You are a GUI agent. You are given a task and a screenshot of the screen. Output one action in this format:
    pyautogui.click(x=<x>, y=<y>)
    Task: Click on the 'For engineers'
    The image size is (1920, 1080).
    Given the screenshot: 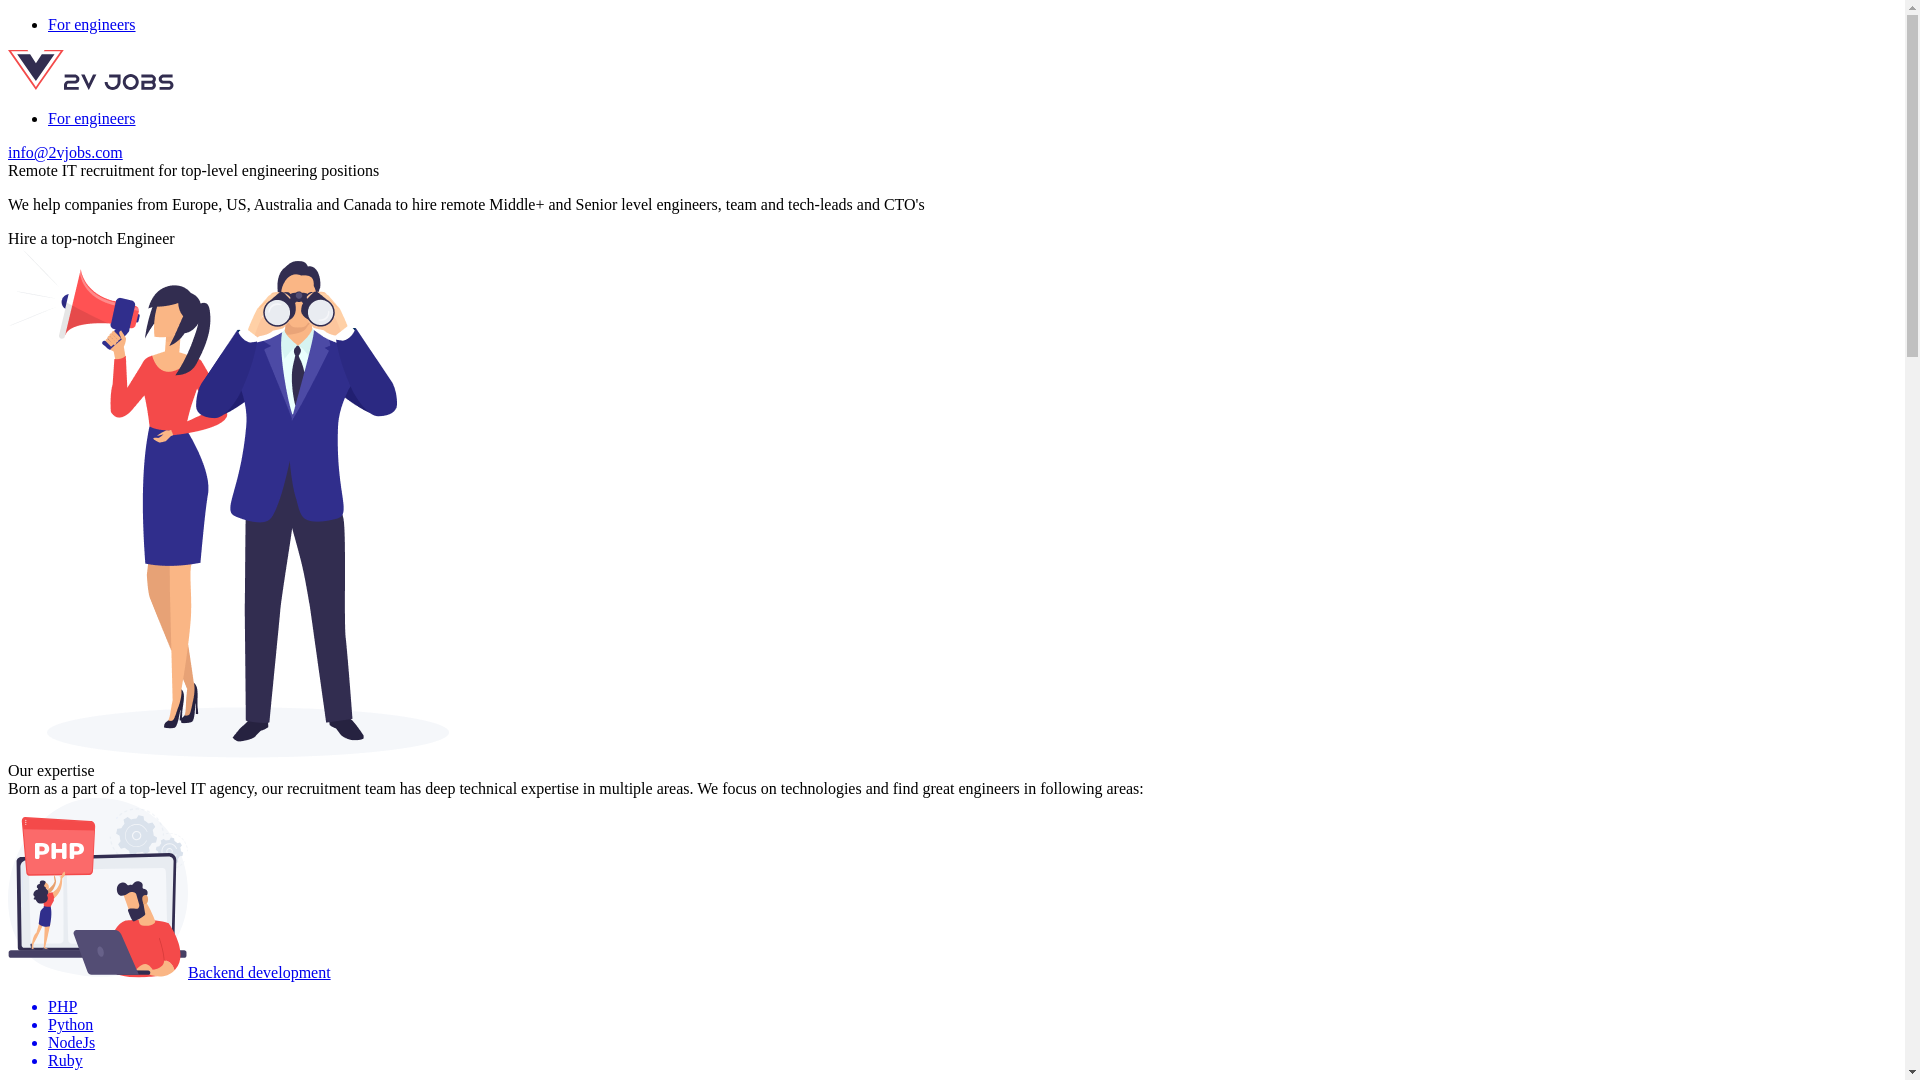 What is the action you would take?
    pyautogui.click(x=90, y=24)
    